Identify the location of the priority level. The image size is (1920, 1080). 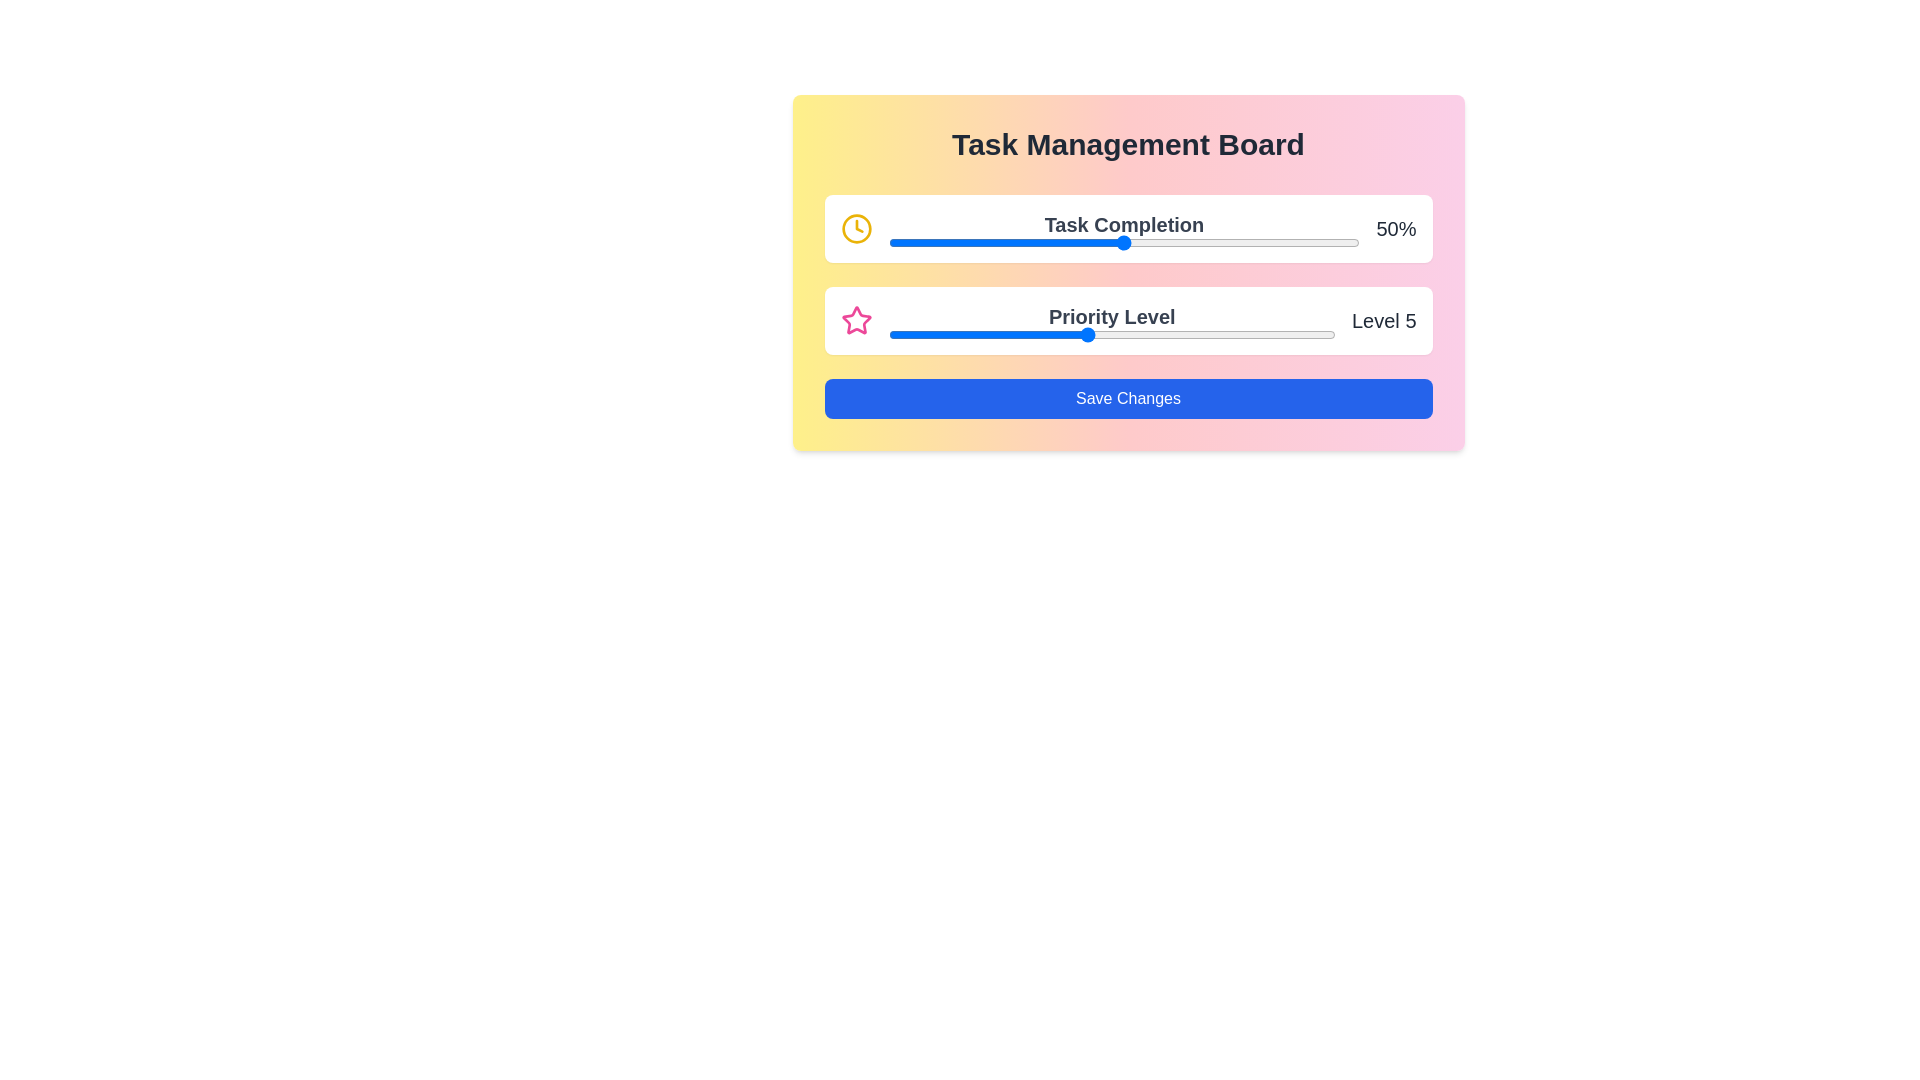
(1086, 334).